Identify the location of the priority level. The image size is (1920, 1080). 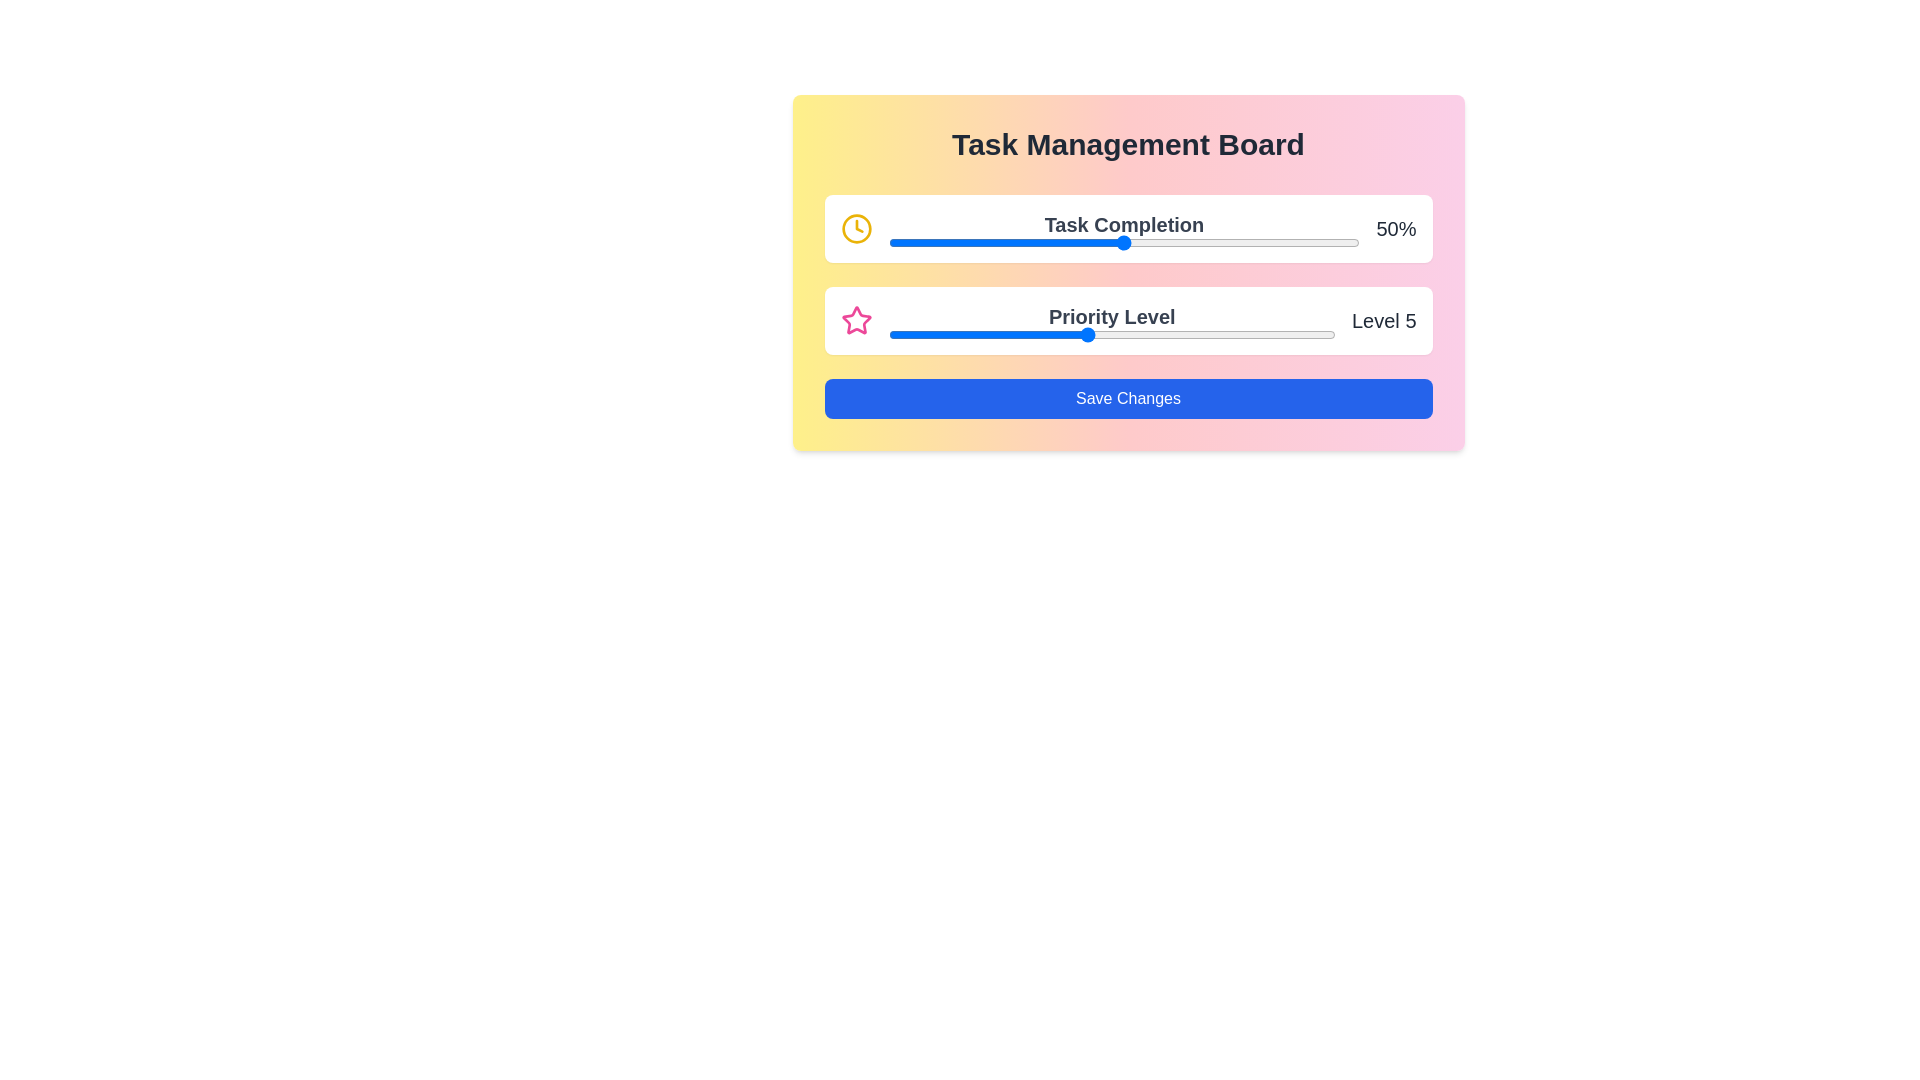
(1086, 334).